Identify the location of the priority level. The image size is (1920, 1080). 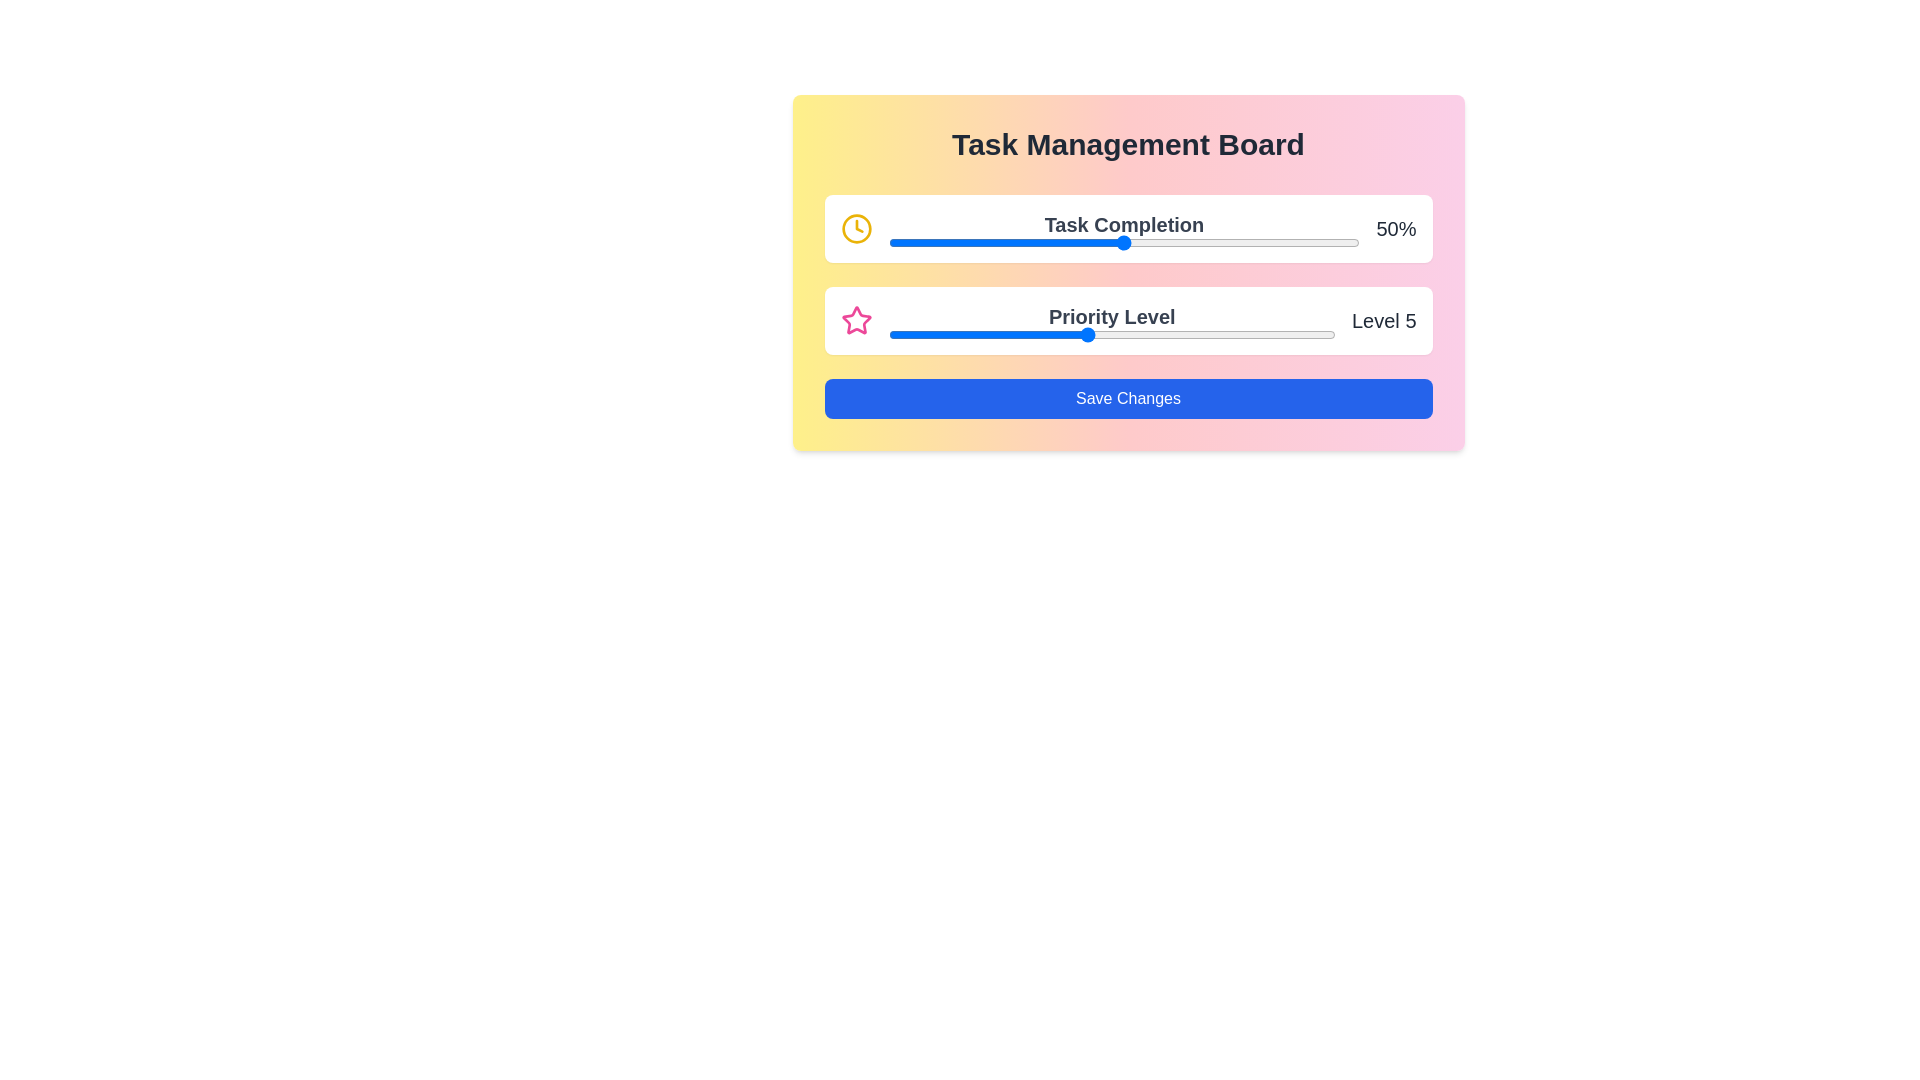
(1086, 334).